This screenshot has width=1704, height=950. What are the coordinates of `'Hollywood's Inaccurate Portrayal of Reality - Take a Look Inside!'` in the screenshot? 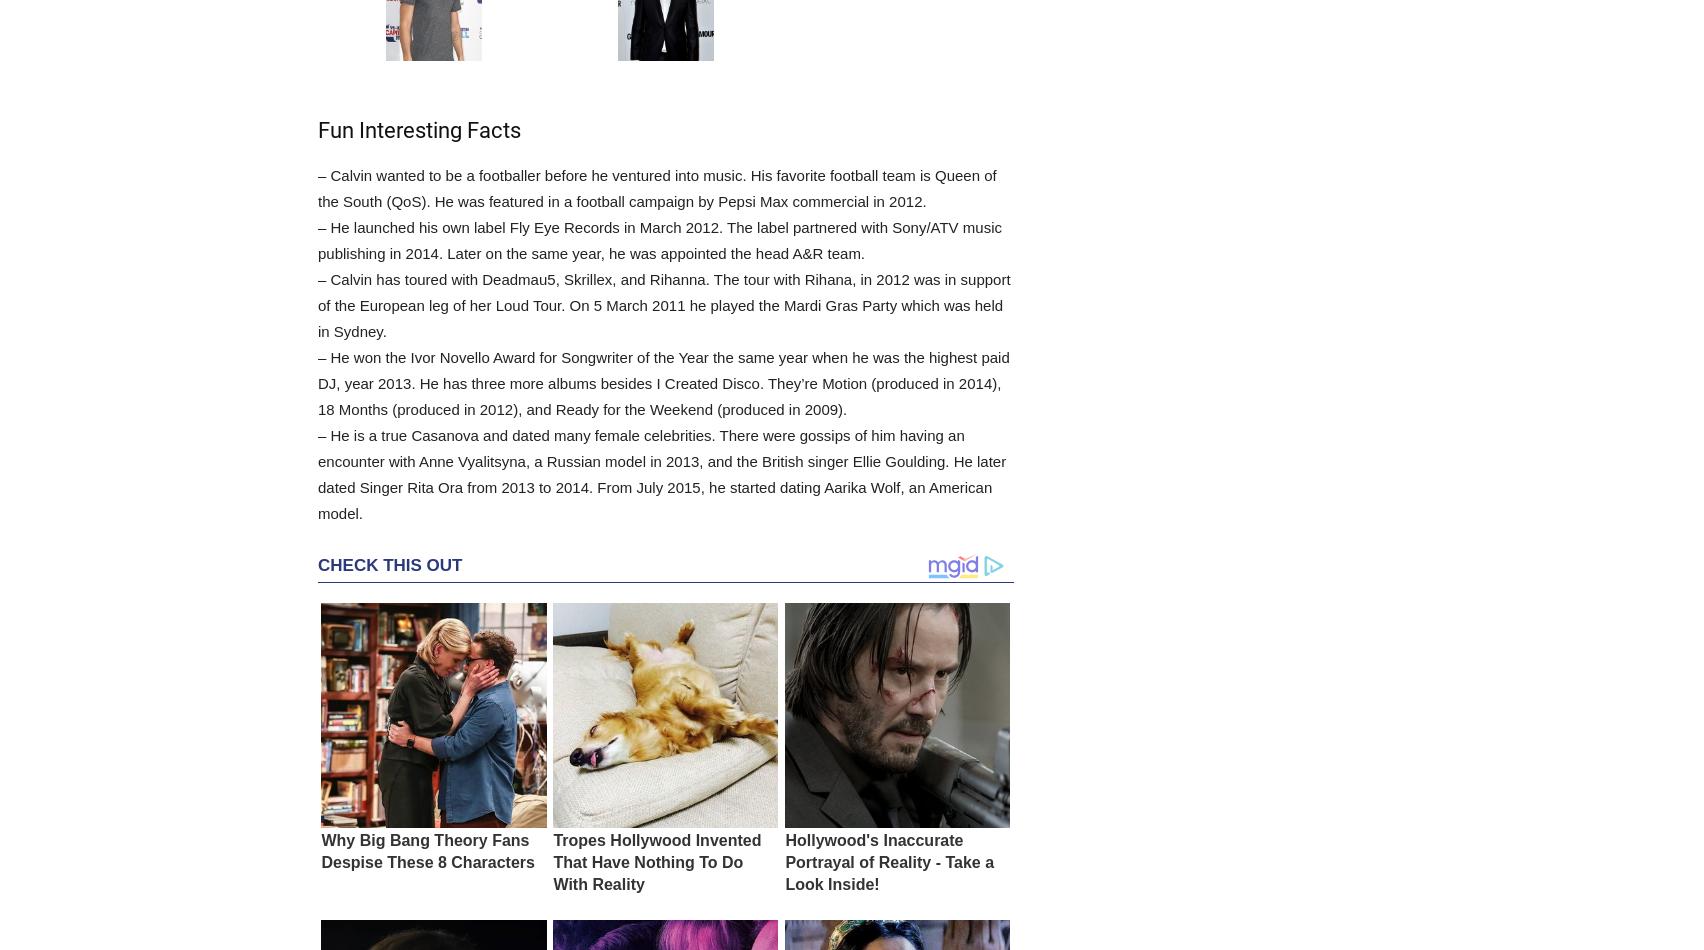 It's located at (889, 861).